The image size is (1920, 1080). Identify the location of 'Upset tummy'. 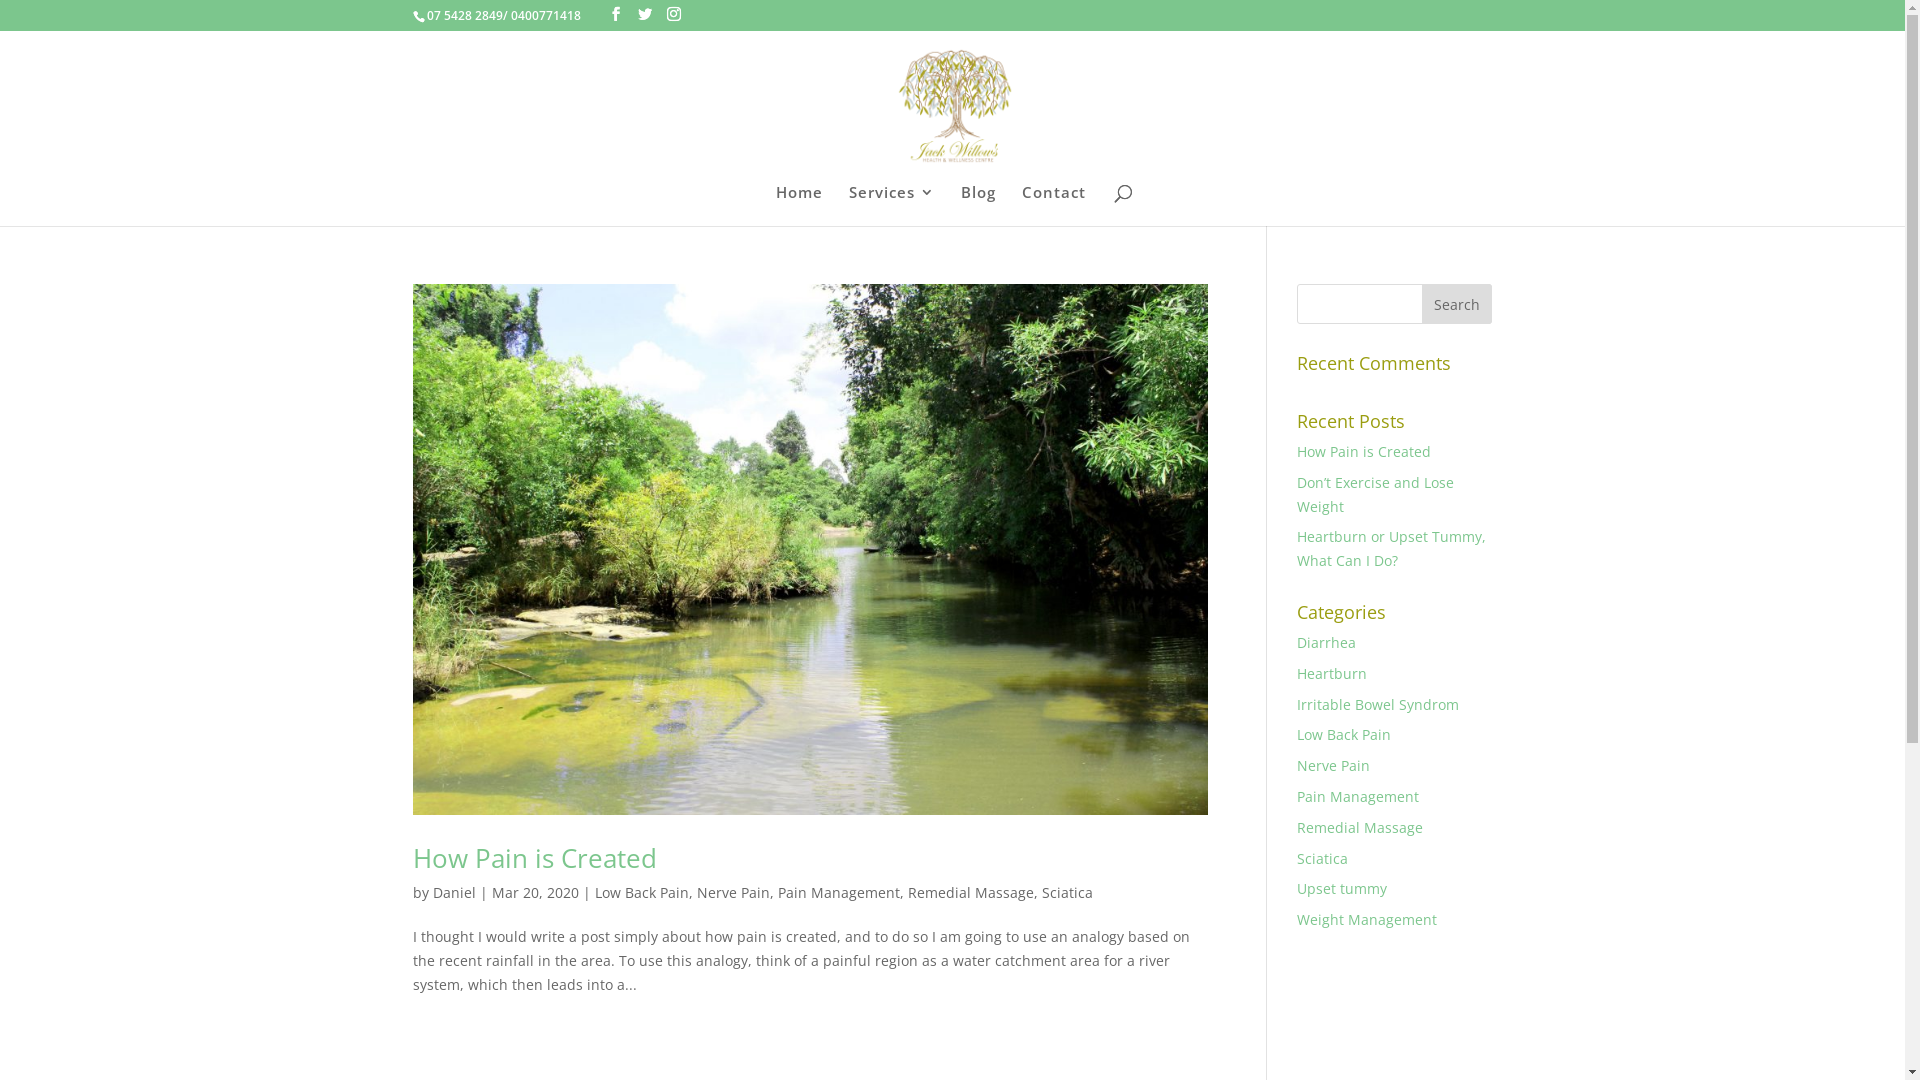
(1342, 887).